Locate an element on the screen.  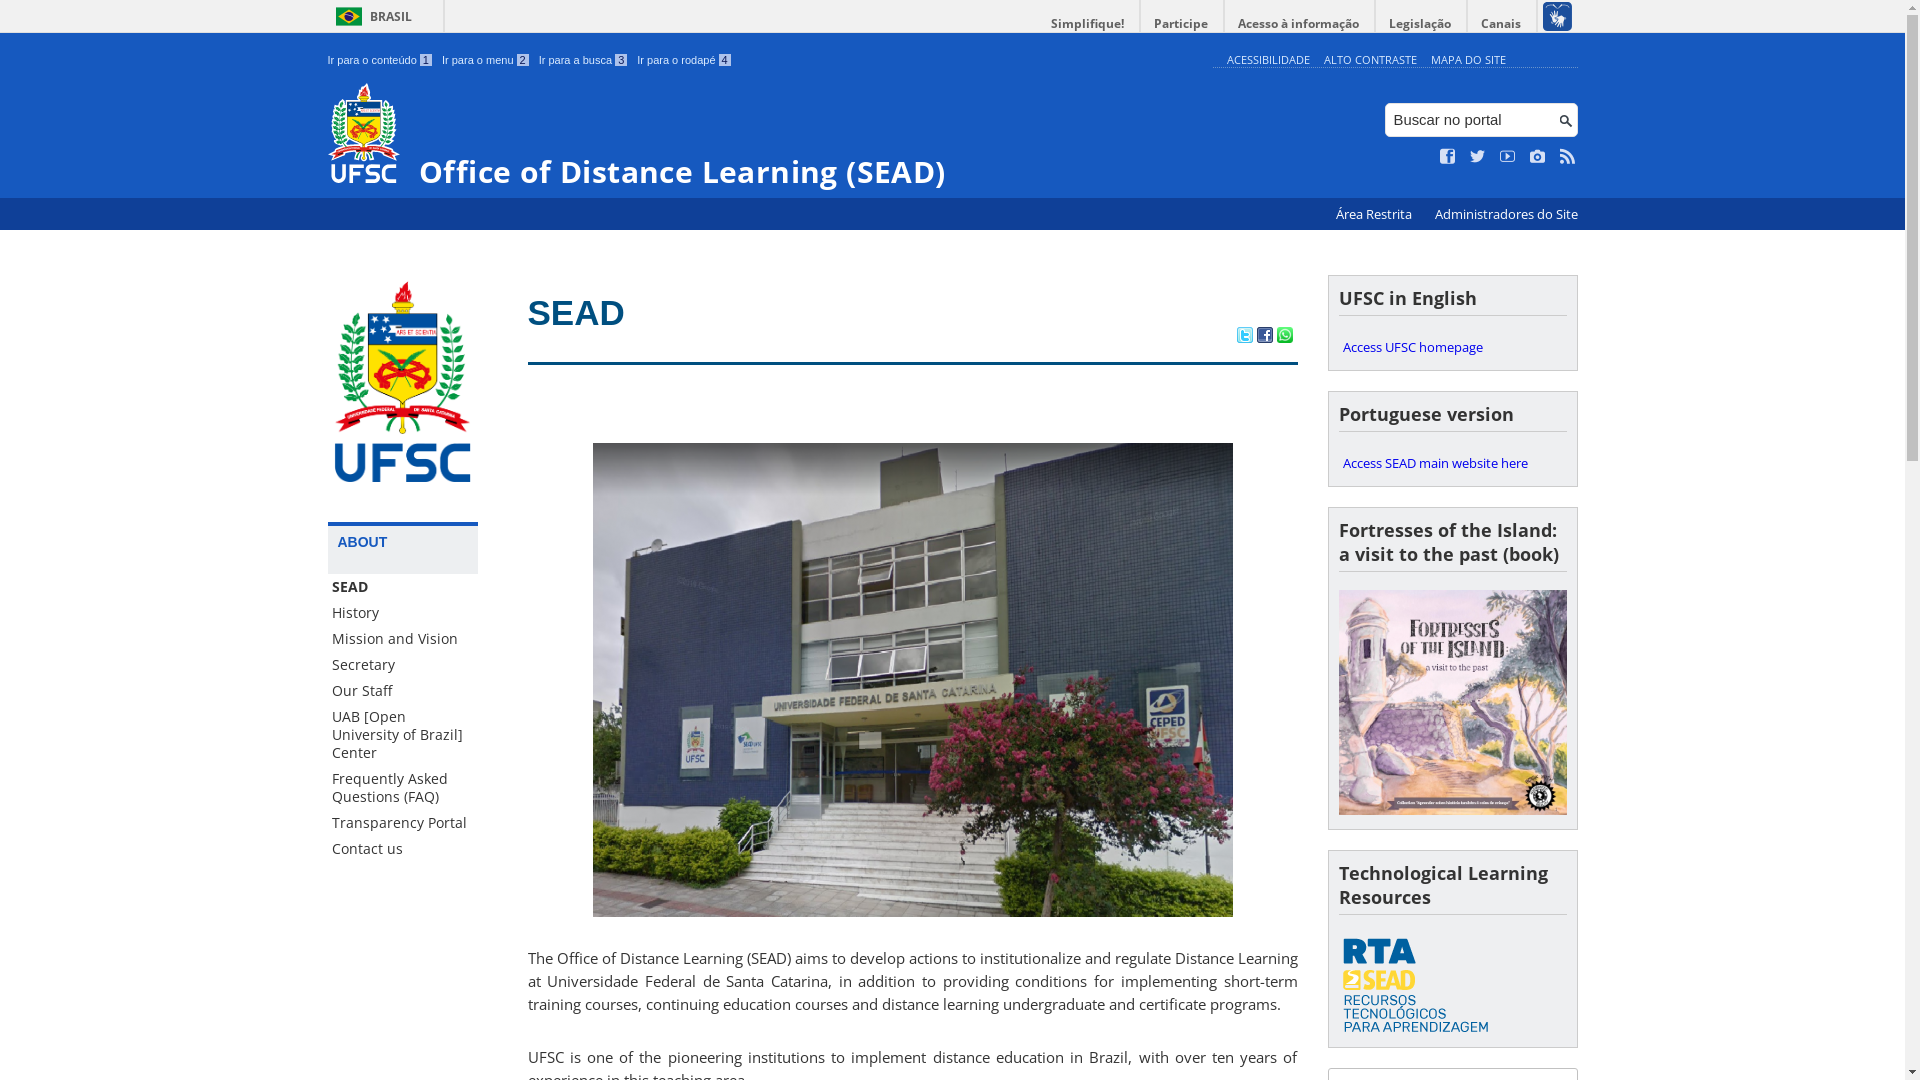
'Access UFSC homepage' is located at coordinates (1452, 346).